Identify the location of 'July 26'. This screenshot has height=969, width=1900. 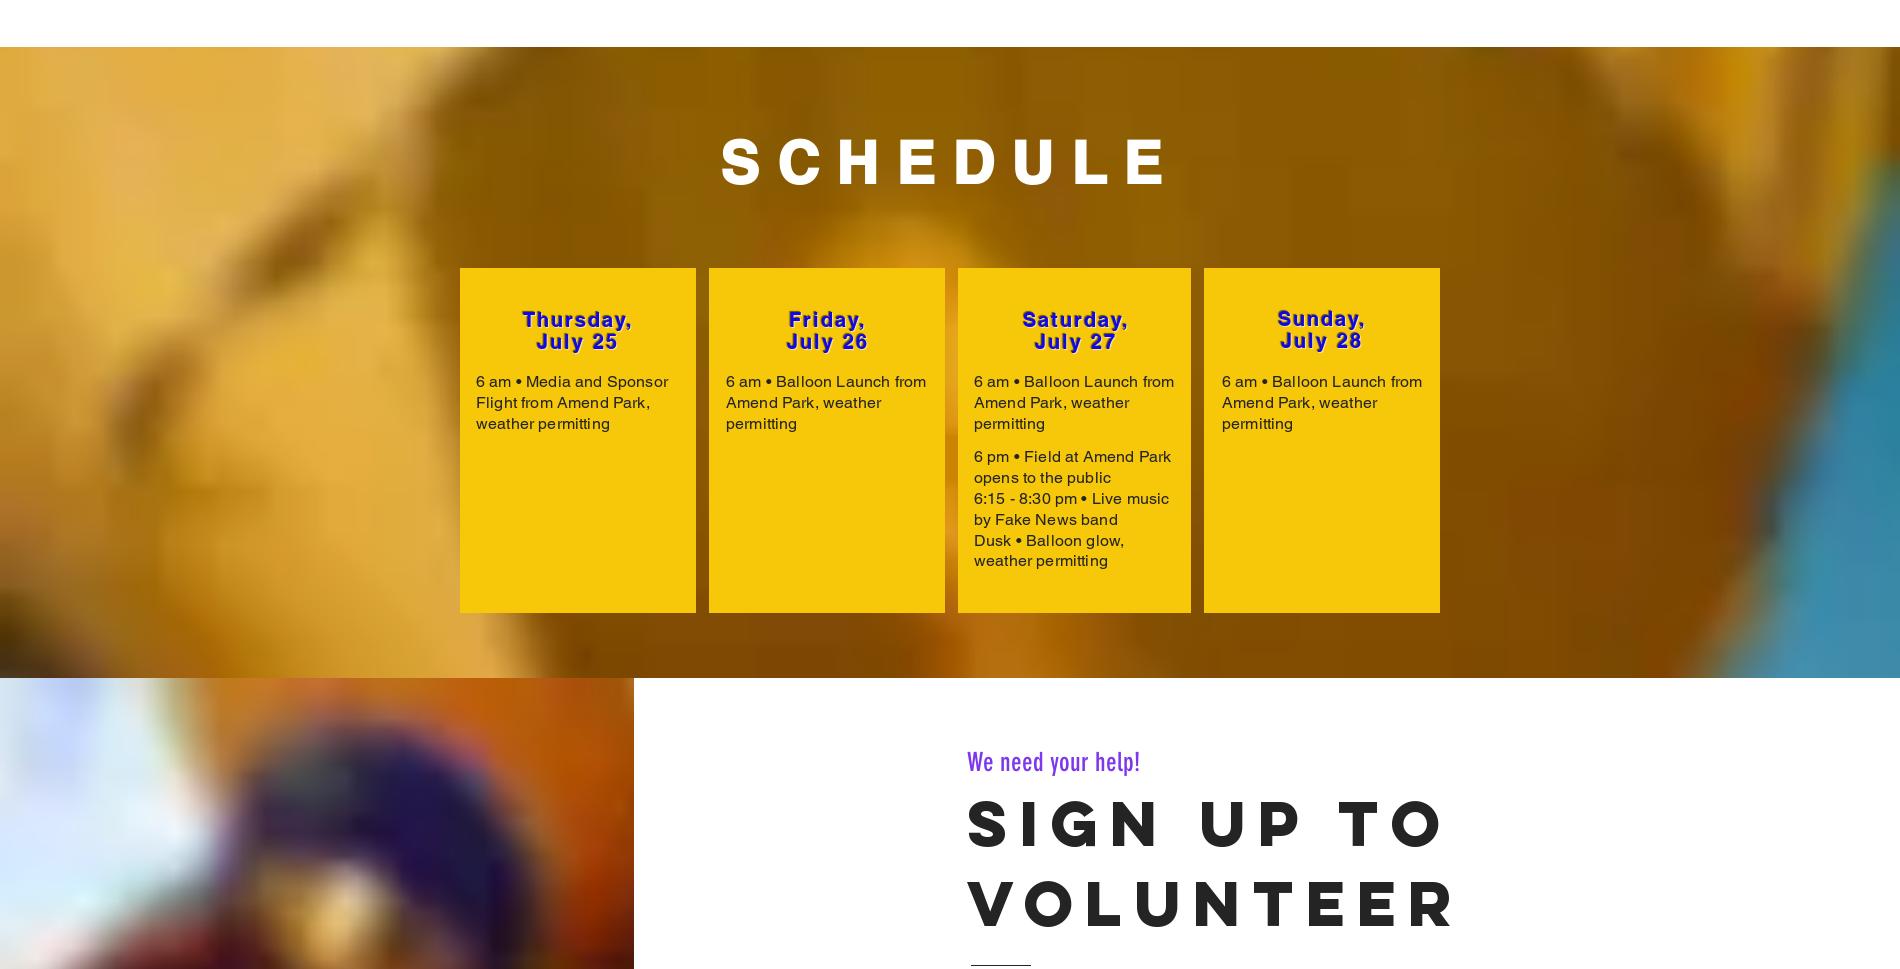
(827, 340).